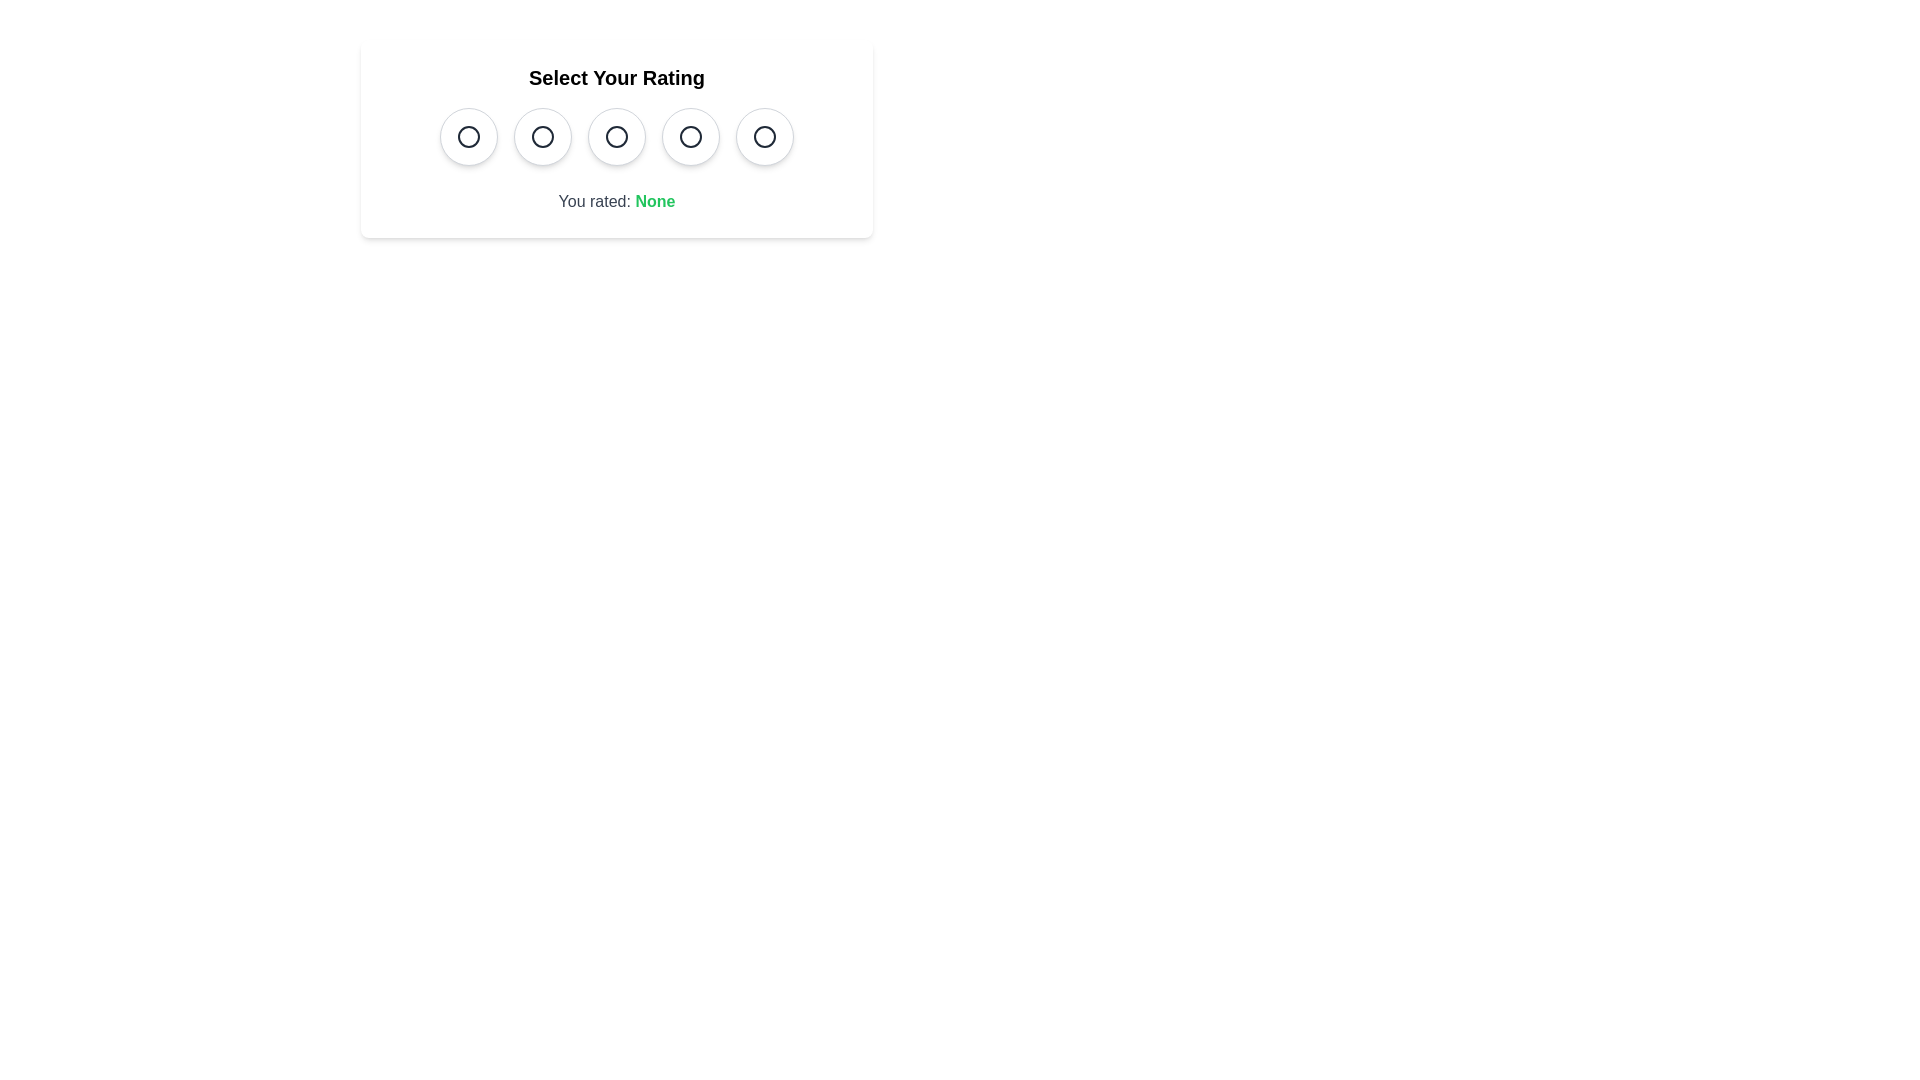 Image resolution: width=1920 pixels, height=1080 pixels. I want to click on button corresponding to the rating 2, so click(542, 136).